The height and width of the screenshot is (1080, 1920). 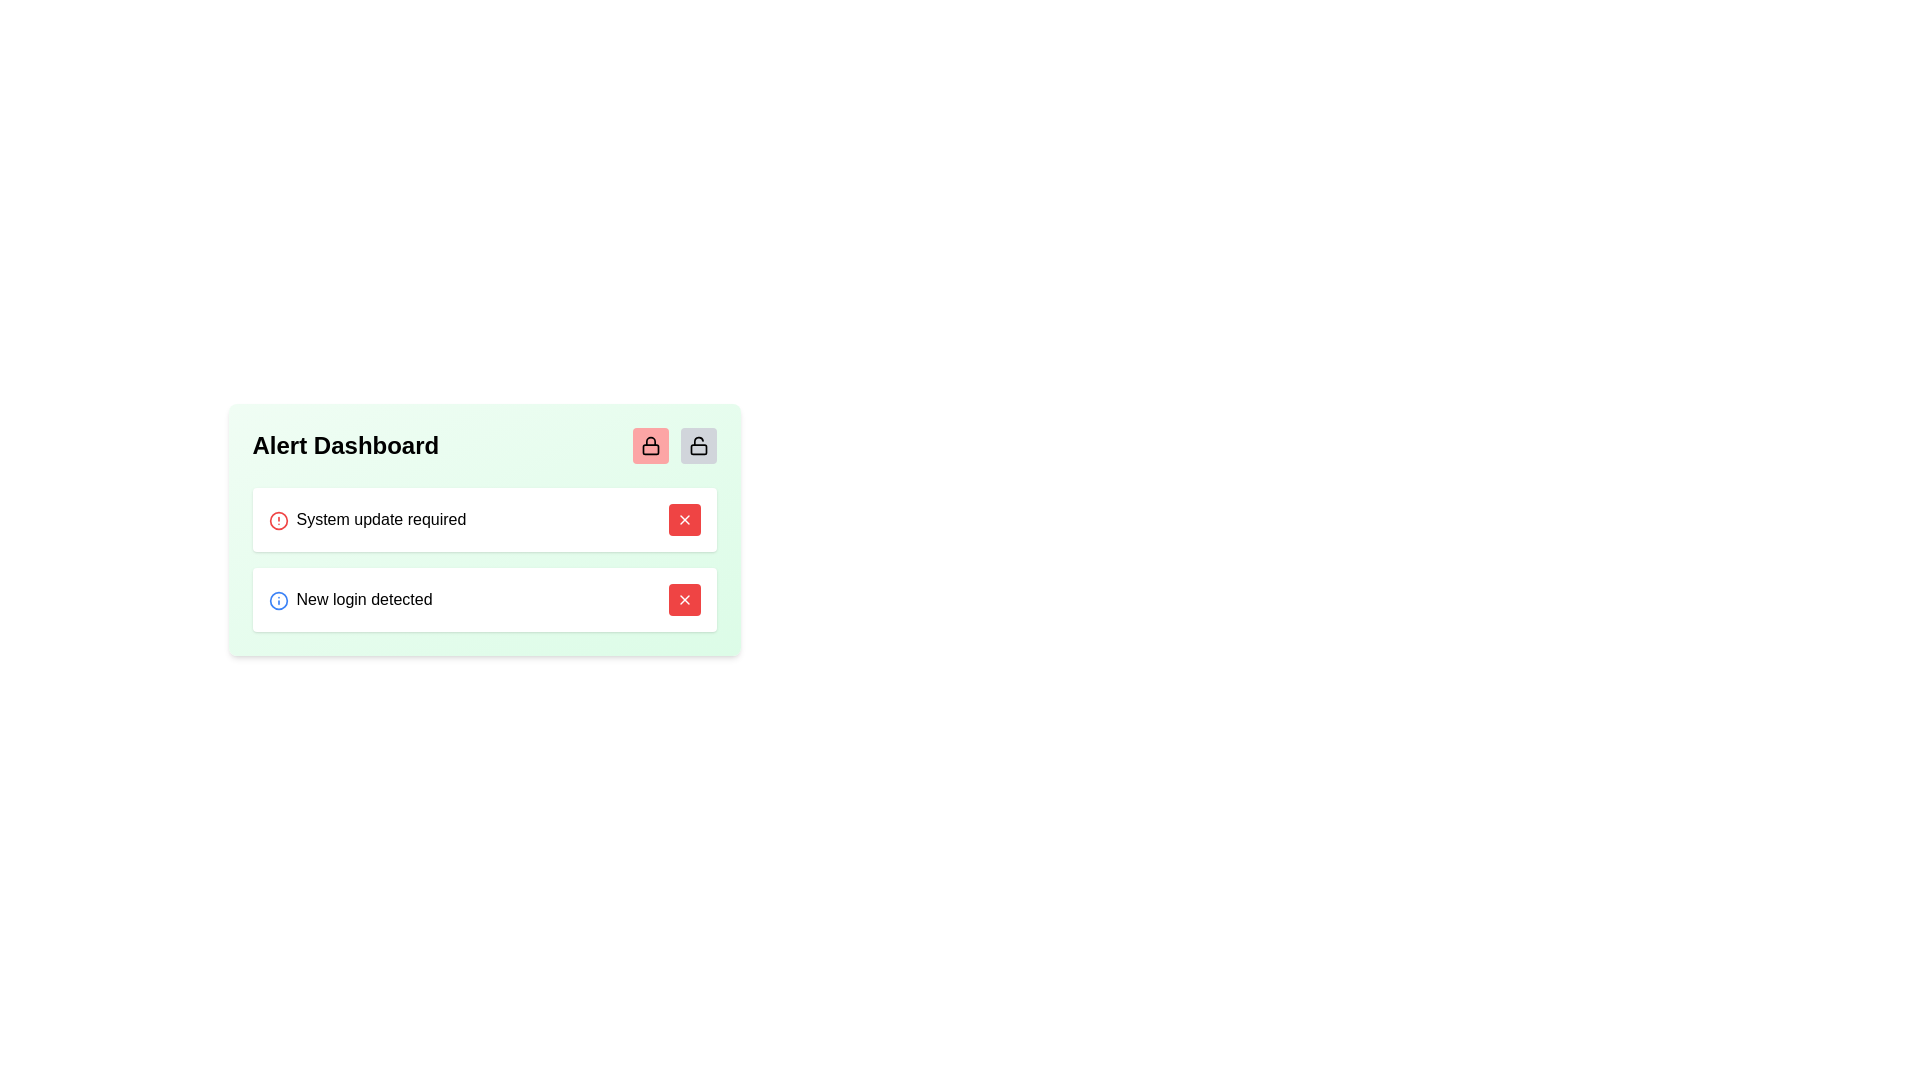 I want to click on the close icon button located within the red button adjacent to the text 'System update required' in the alert dashboard, so click(x=684, y=599).